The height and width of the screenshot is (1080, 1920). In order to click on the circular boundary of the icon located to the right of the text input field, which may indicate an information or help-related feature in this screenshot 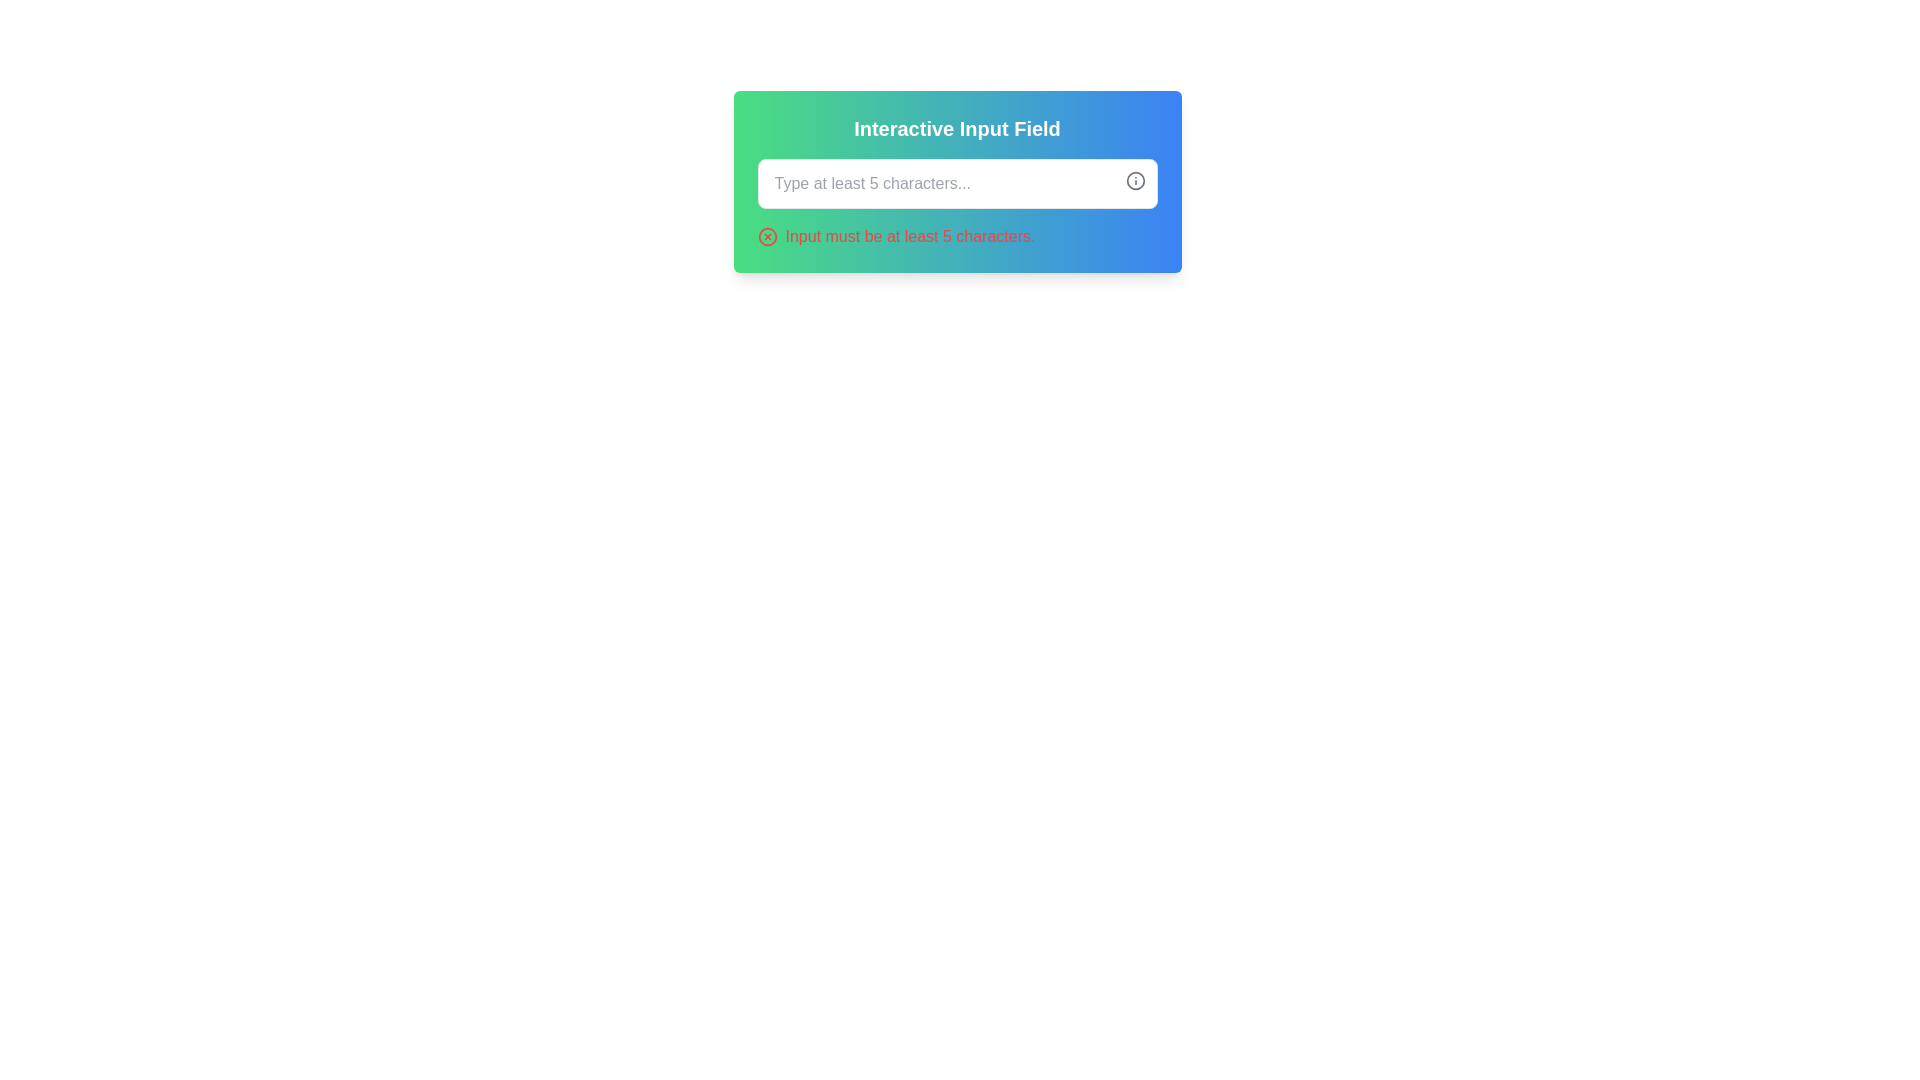, I will do `click(1135, 181)`.